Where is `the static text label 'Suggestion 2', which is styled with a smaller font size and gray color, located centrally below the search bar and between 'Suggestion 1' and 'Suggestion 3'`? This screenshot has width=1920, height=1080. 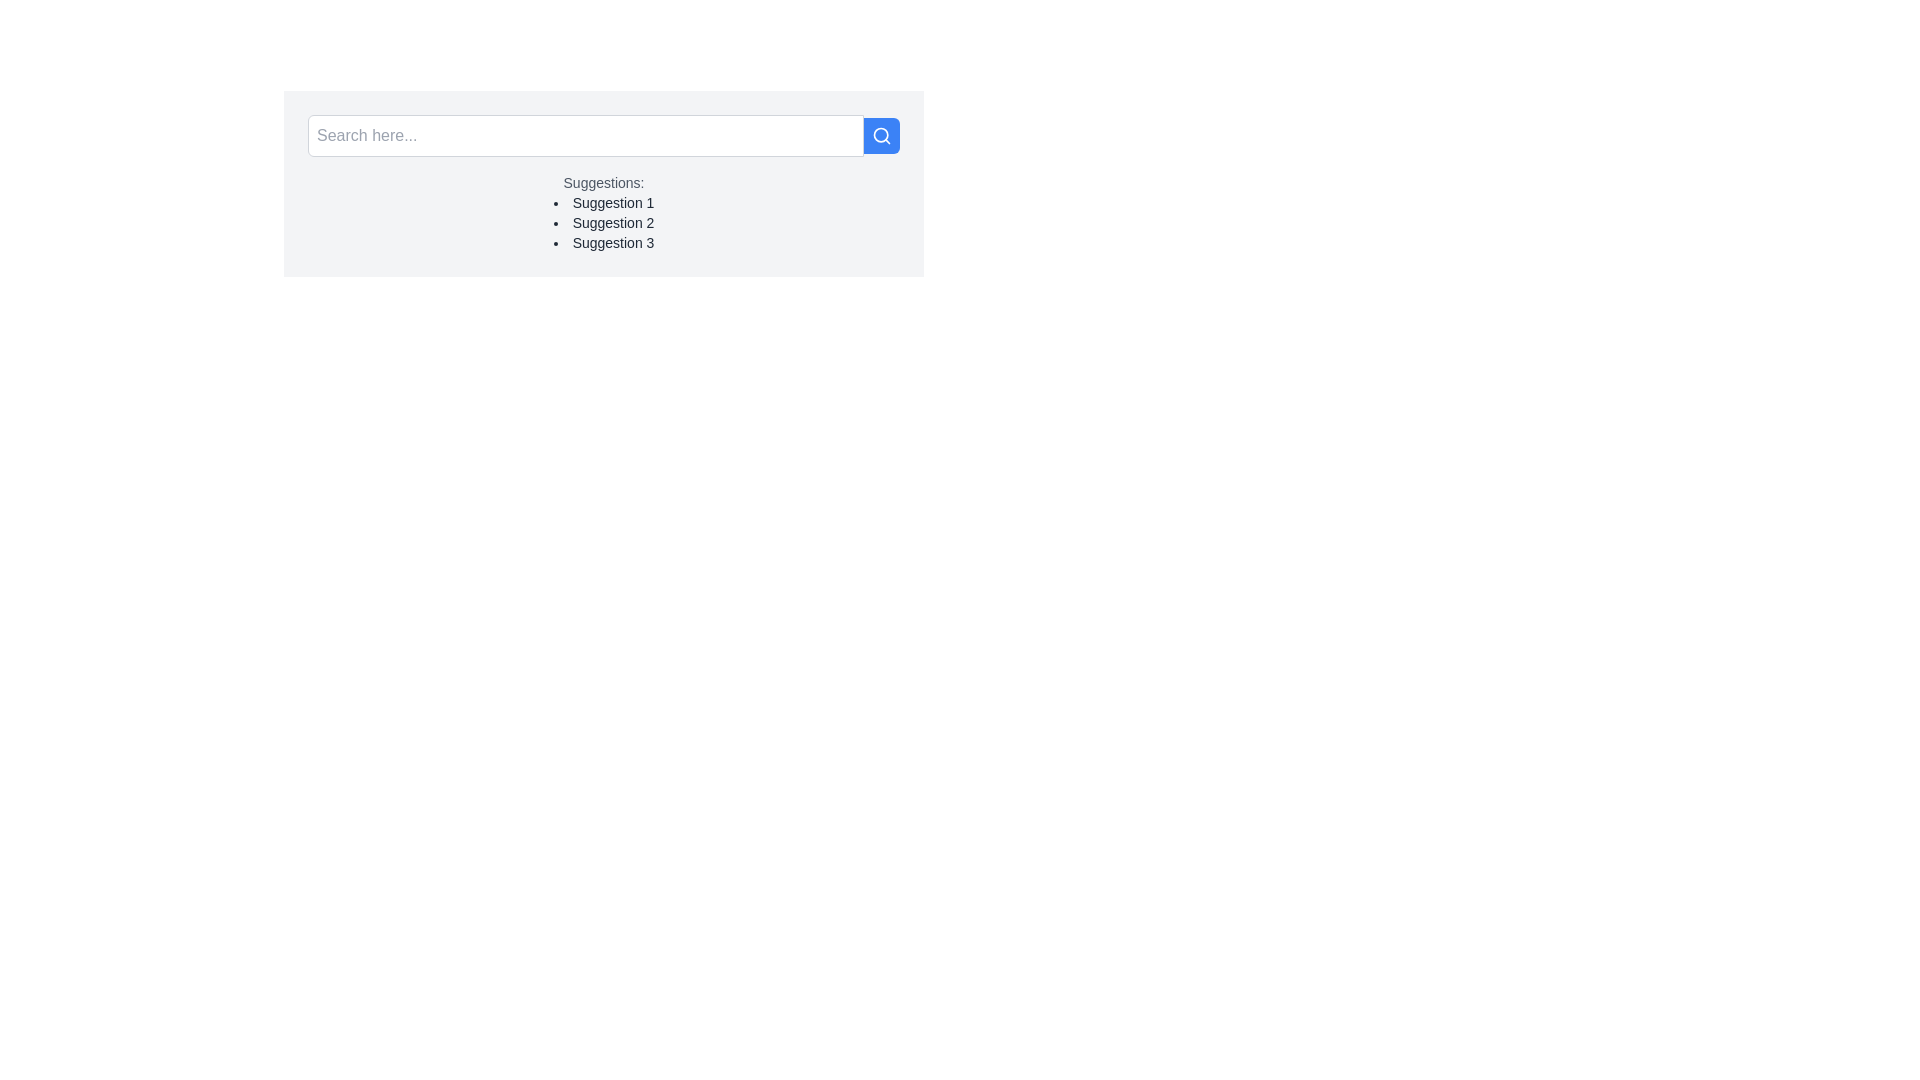
the static text label 'Suggestion 2', which is styled with a smaller font size and gray color, located centrally below the search bar and between 'Suggestion 1' and 'Suggestion 3' is located at coordinates (603, 223).